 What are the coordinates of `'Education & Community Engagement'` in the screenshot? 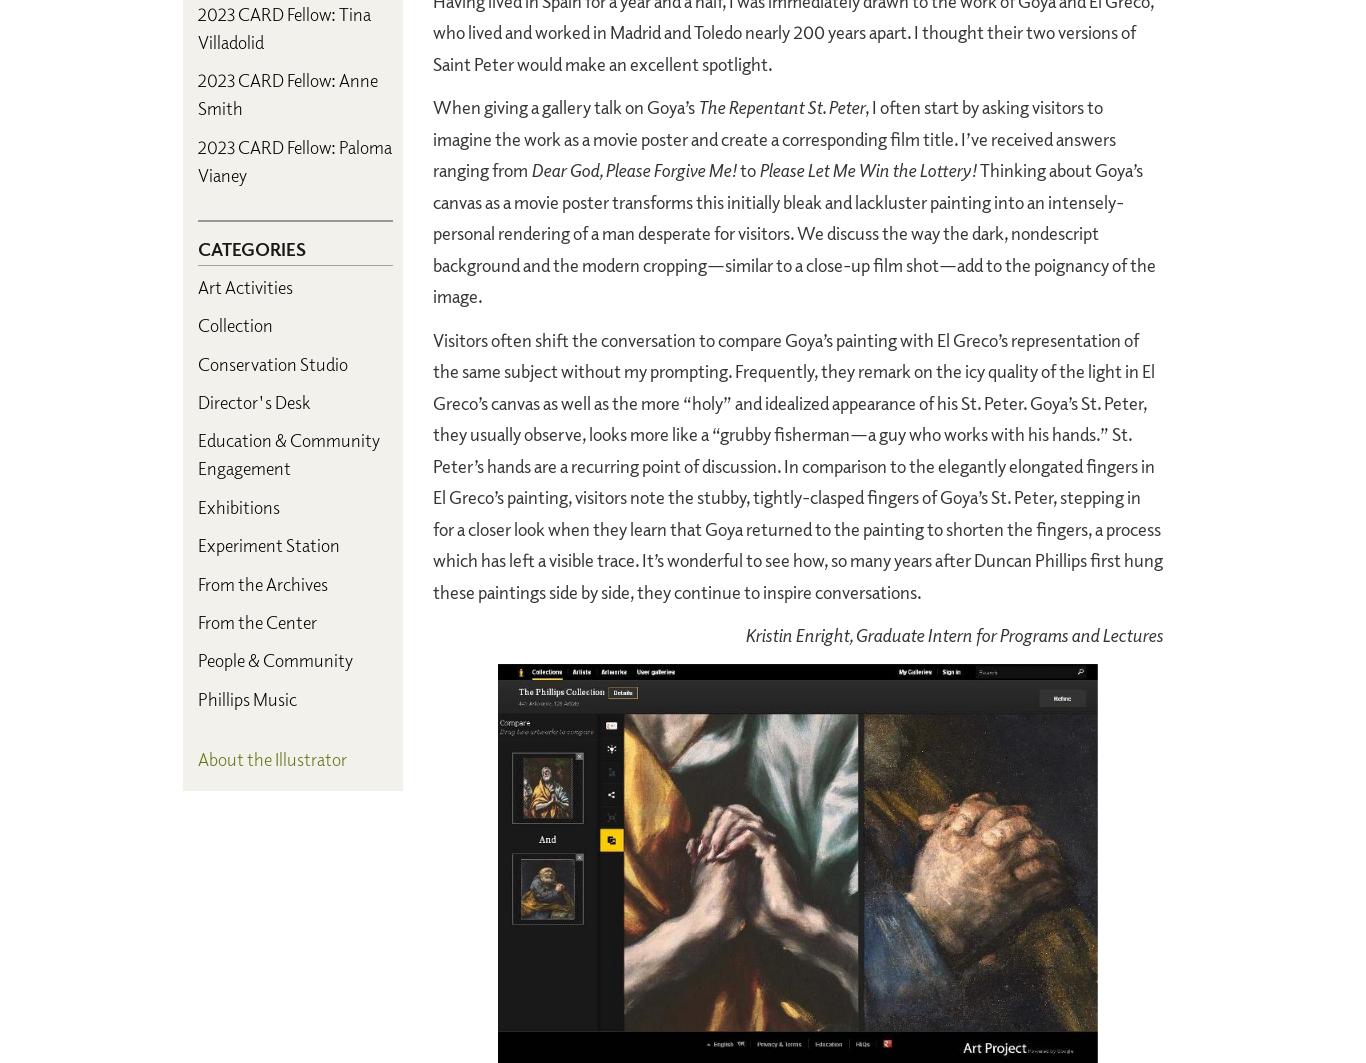 It's located at (289, 454).